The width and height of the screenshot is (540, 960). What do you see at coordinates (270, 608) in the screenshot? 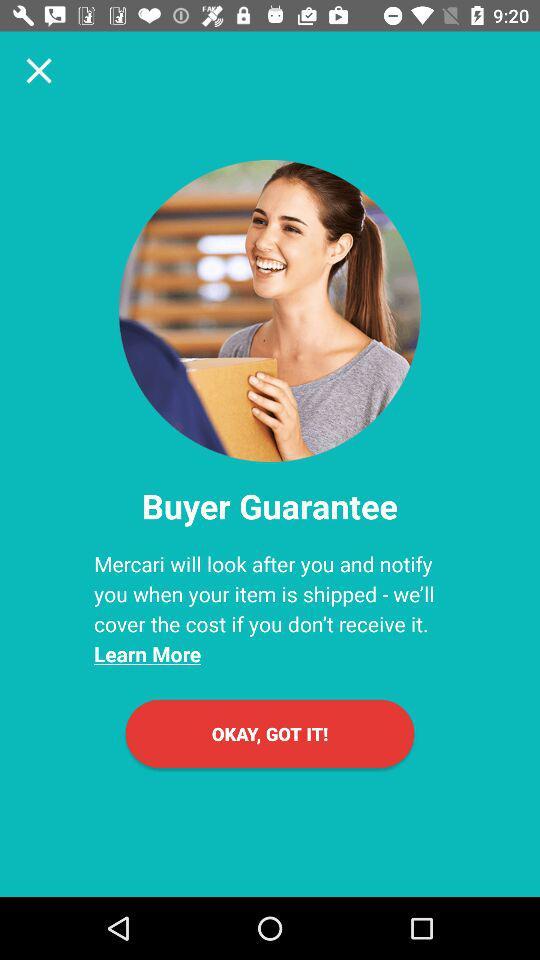
I see `the icon below the buyer guarantee` at bounding box center [270, 608].